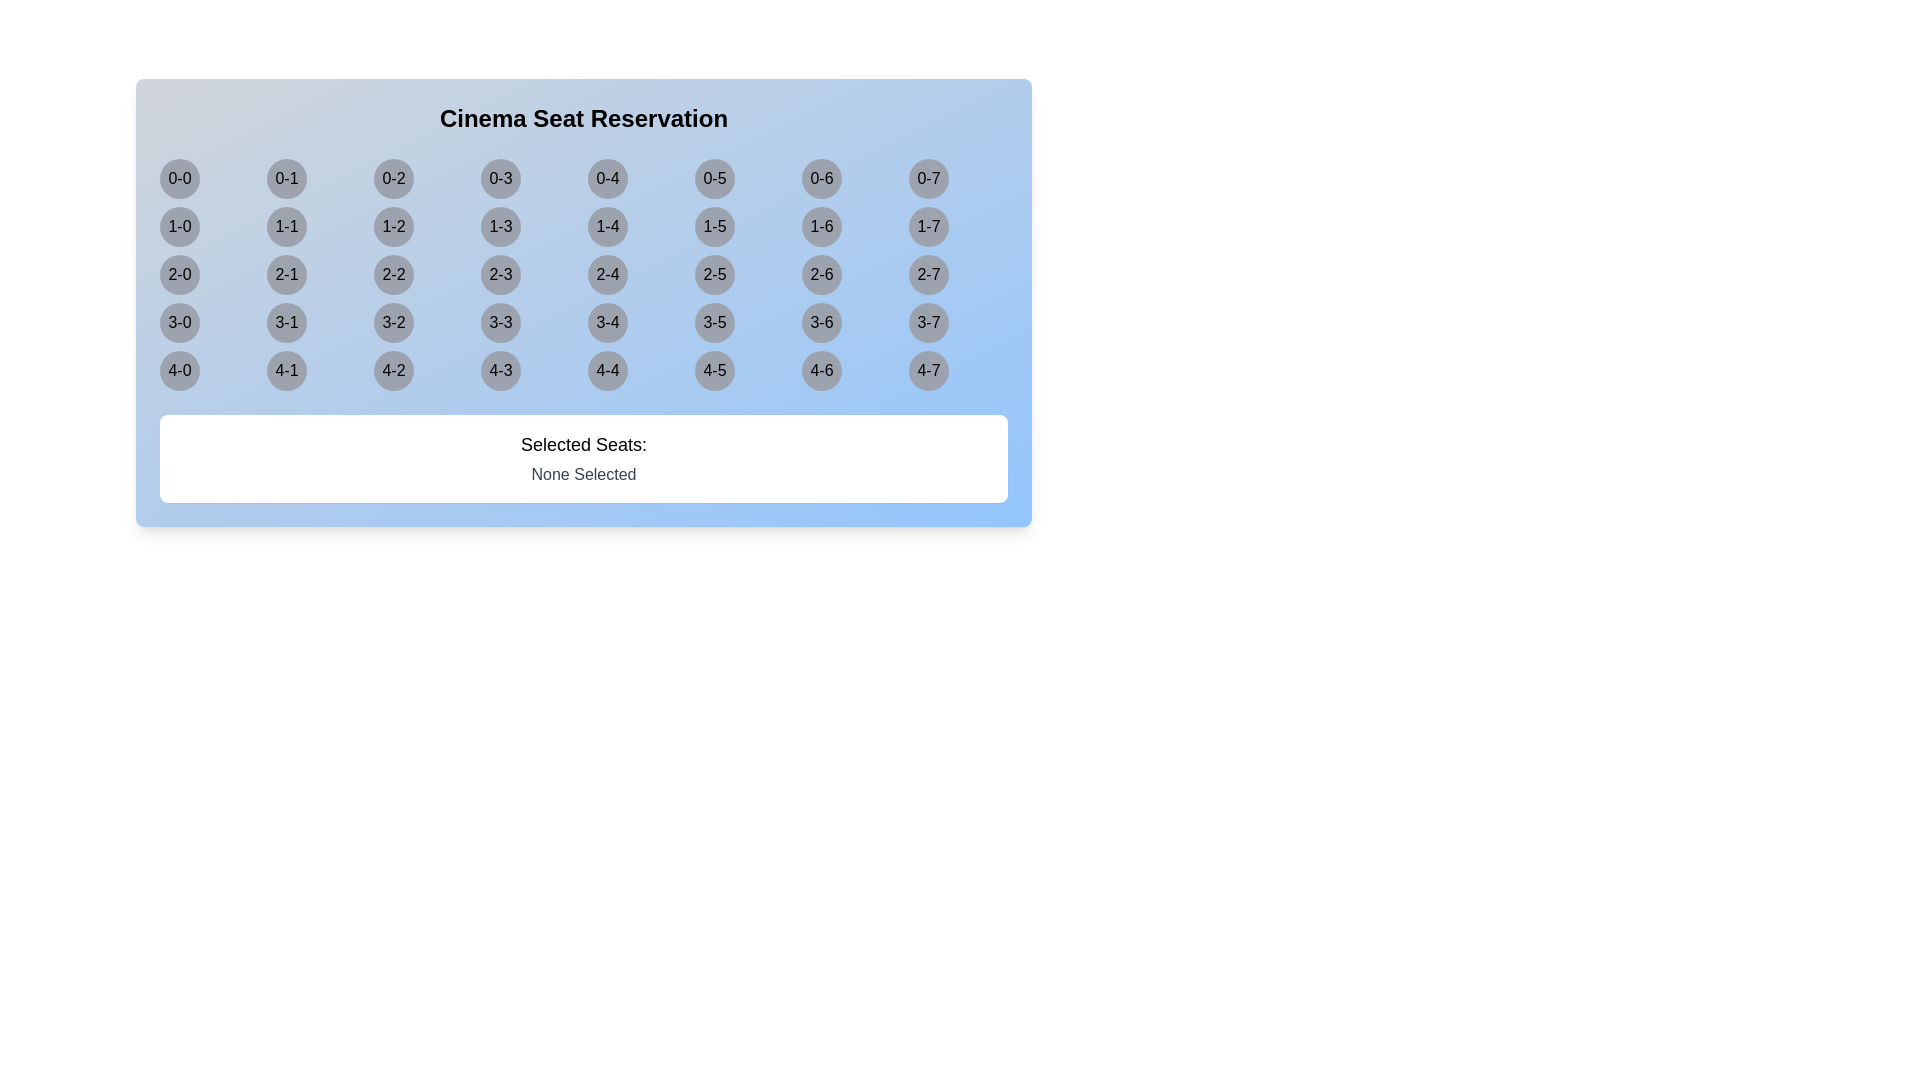 The height and width of the screenshot is (1080, 1920). What do you see at coordinates (180, 226) in the screenshot?
I see `the button labeled '1-0' located` at bounding box center [180, 226].